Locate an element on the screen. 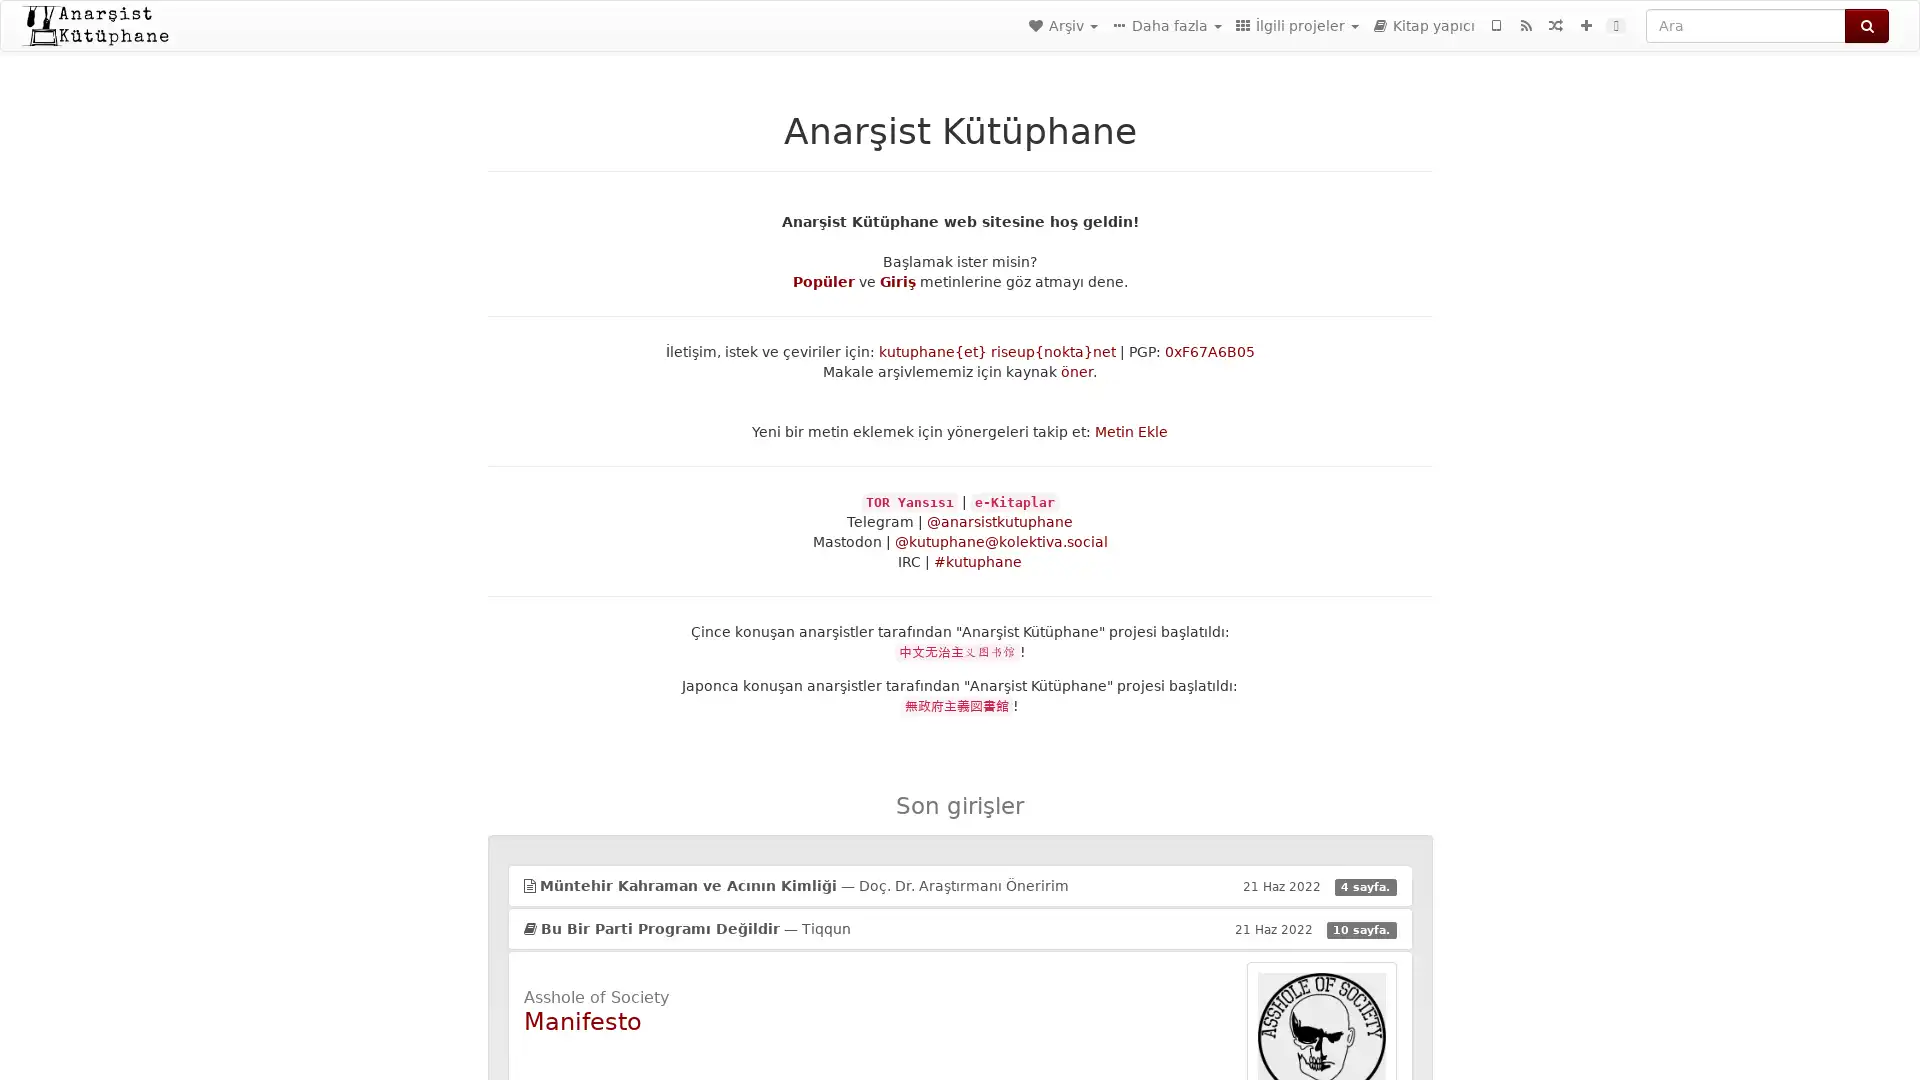 This screenshot has width=1920, height=1080. Ara is located at coordinates (1866, 26).